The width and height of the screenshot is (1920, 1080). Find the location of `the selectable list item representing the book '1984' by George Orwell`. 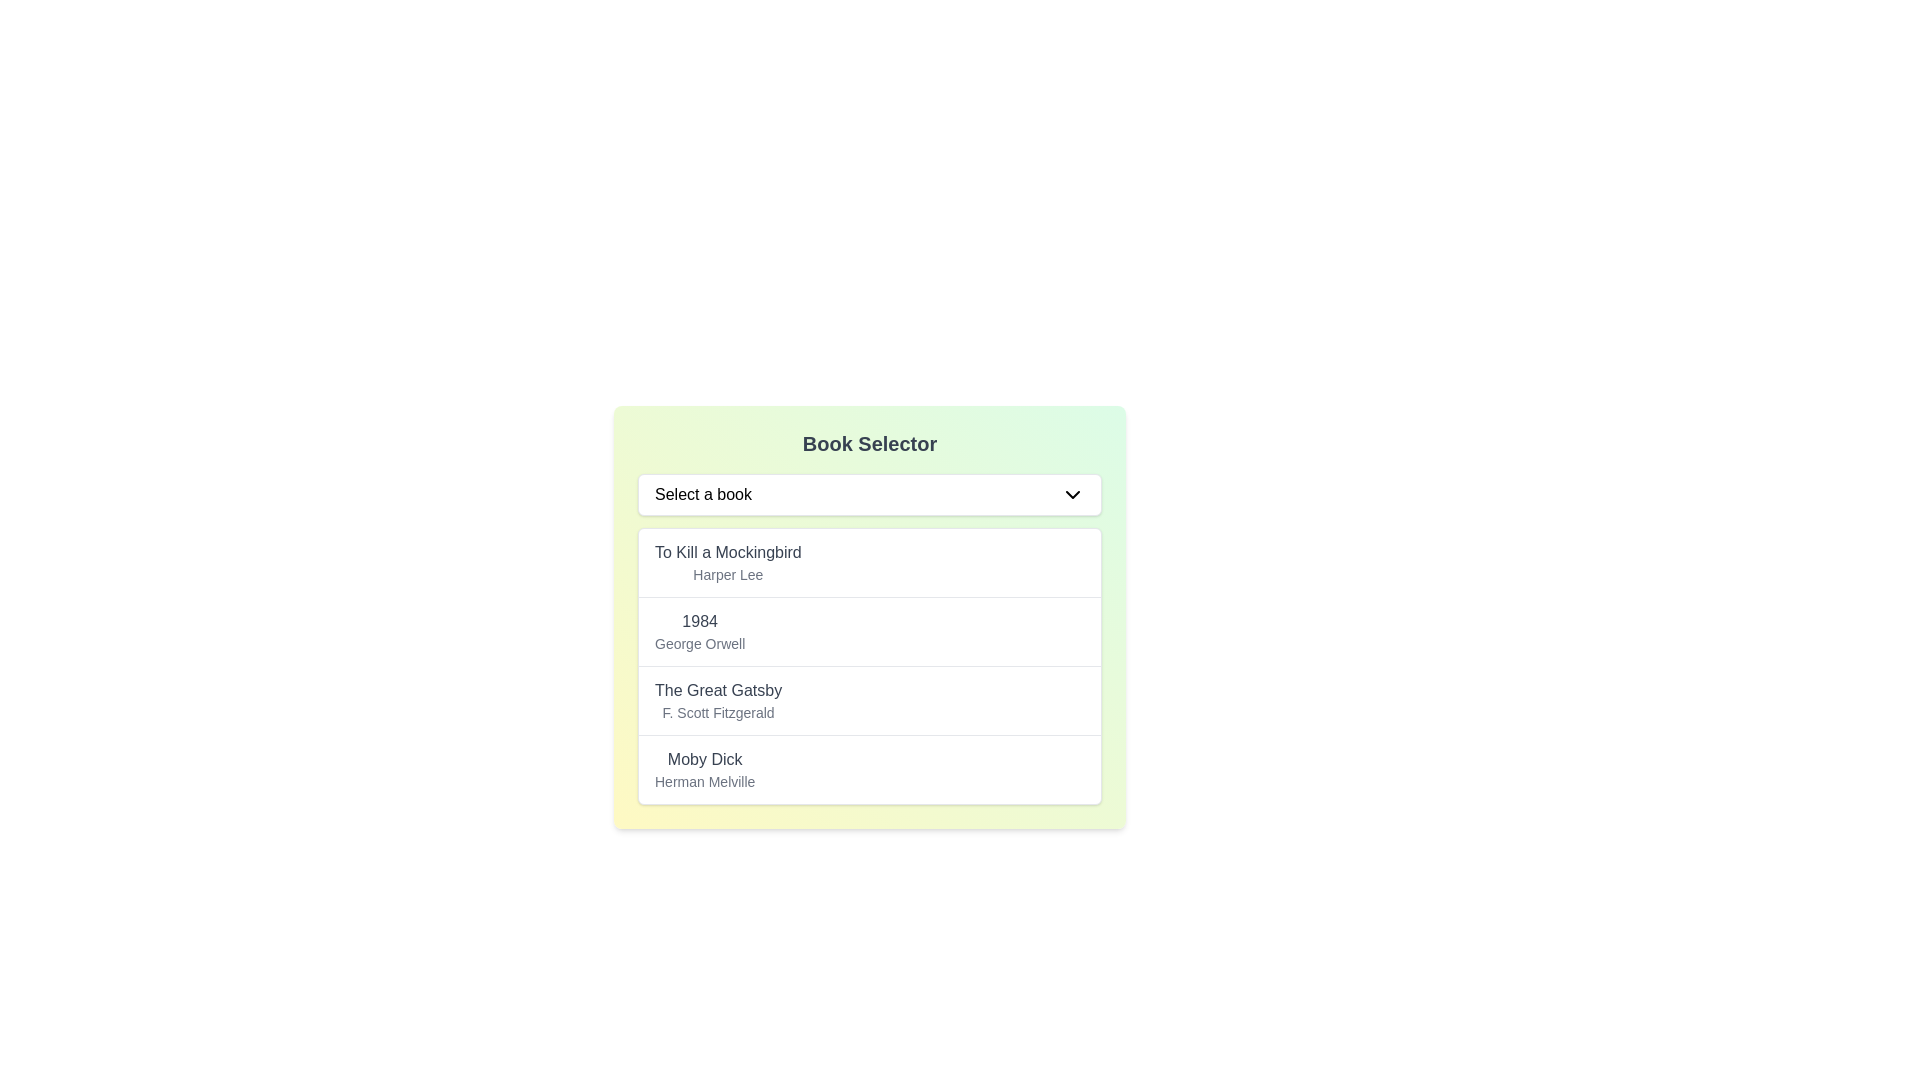

the selectable list item representing the book '1984' by George Orwell is located at coordinates (869, 631).